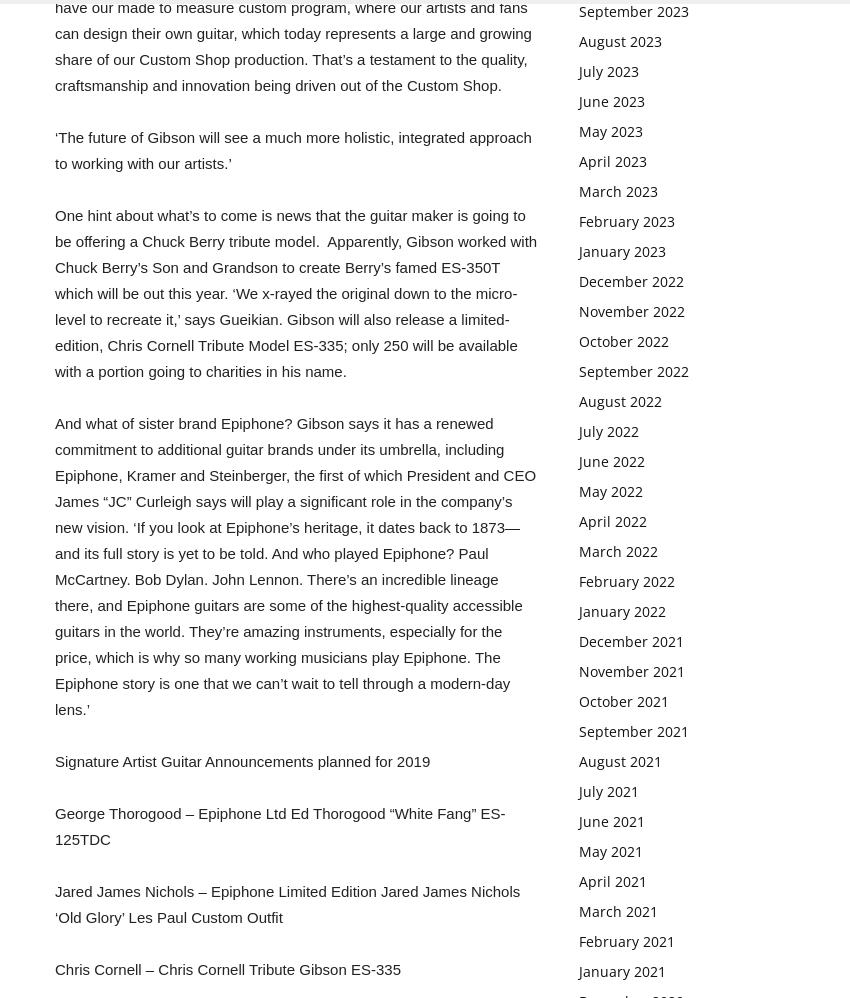 Image resolution: width=850 pixels, height=998 pixels. What do you see at coordinates (609, 131) in the screenshot?
I see `'May 2023'` at bounding box center [609, 131].